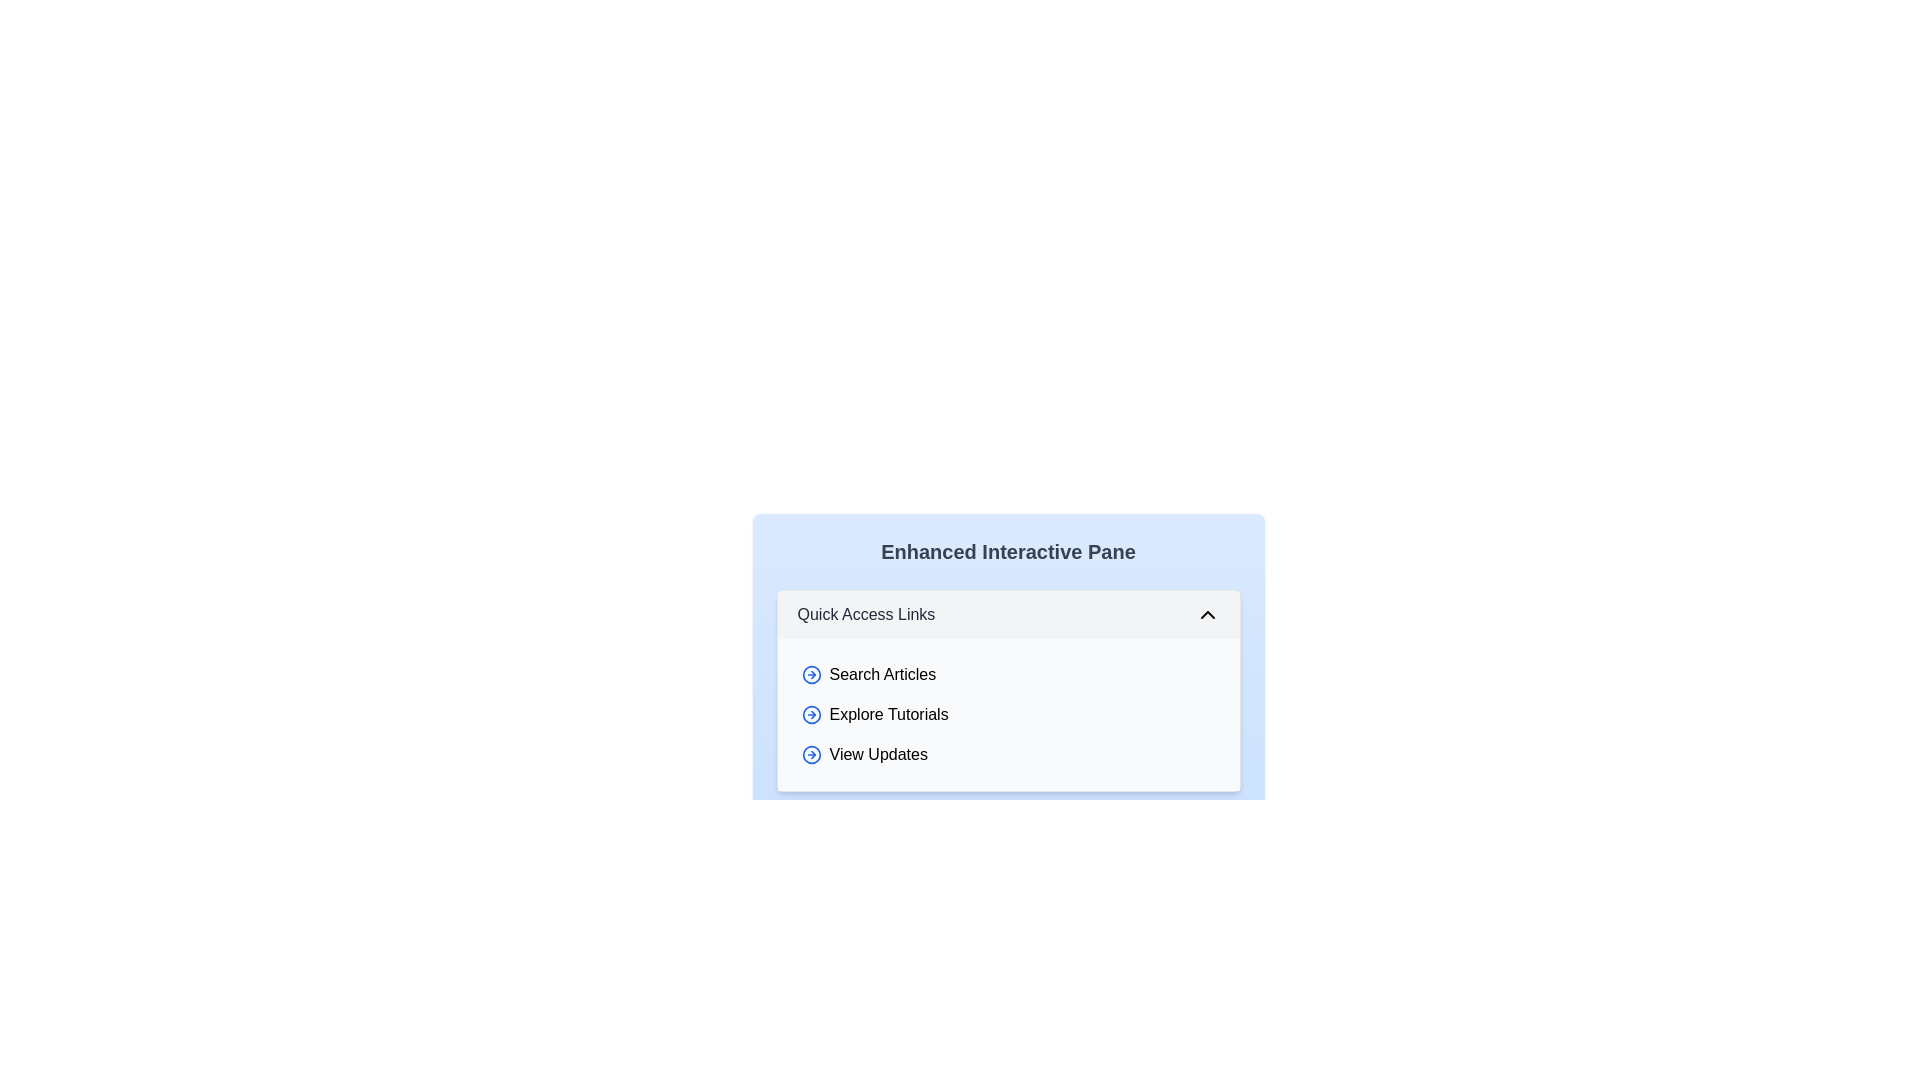  Describe the element at coordinates (811, 675) in the screenshot. I see `the icon associated with the list item Search Articles` at that location.